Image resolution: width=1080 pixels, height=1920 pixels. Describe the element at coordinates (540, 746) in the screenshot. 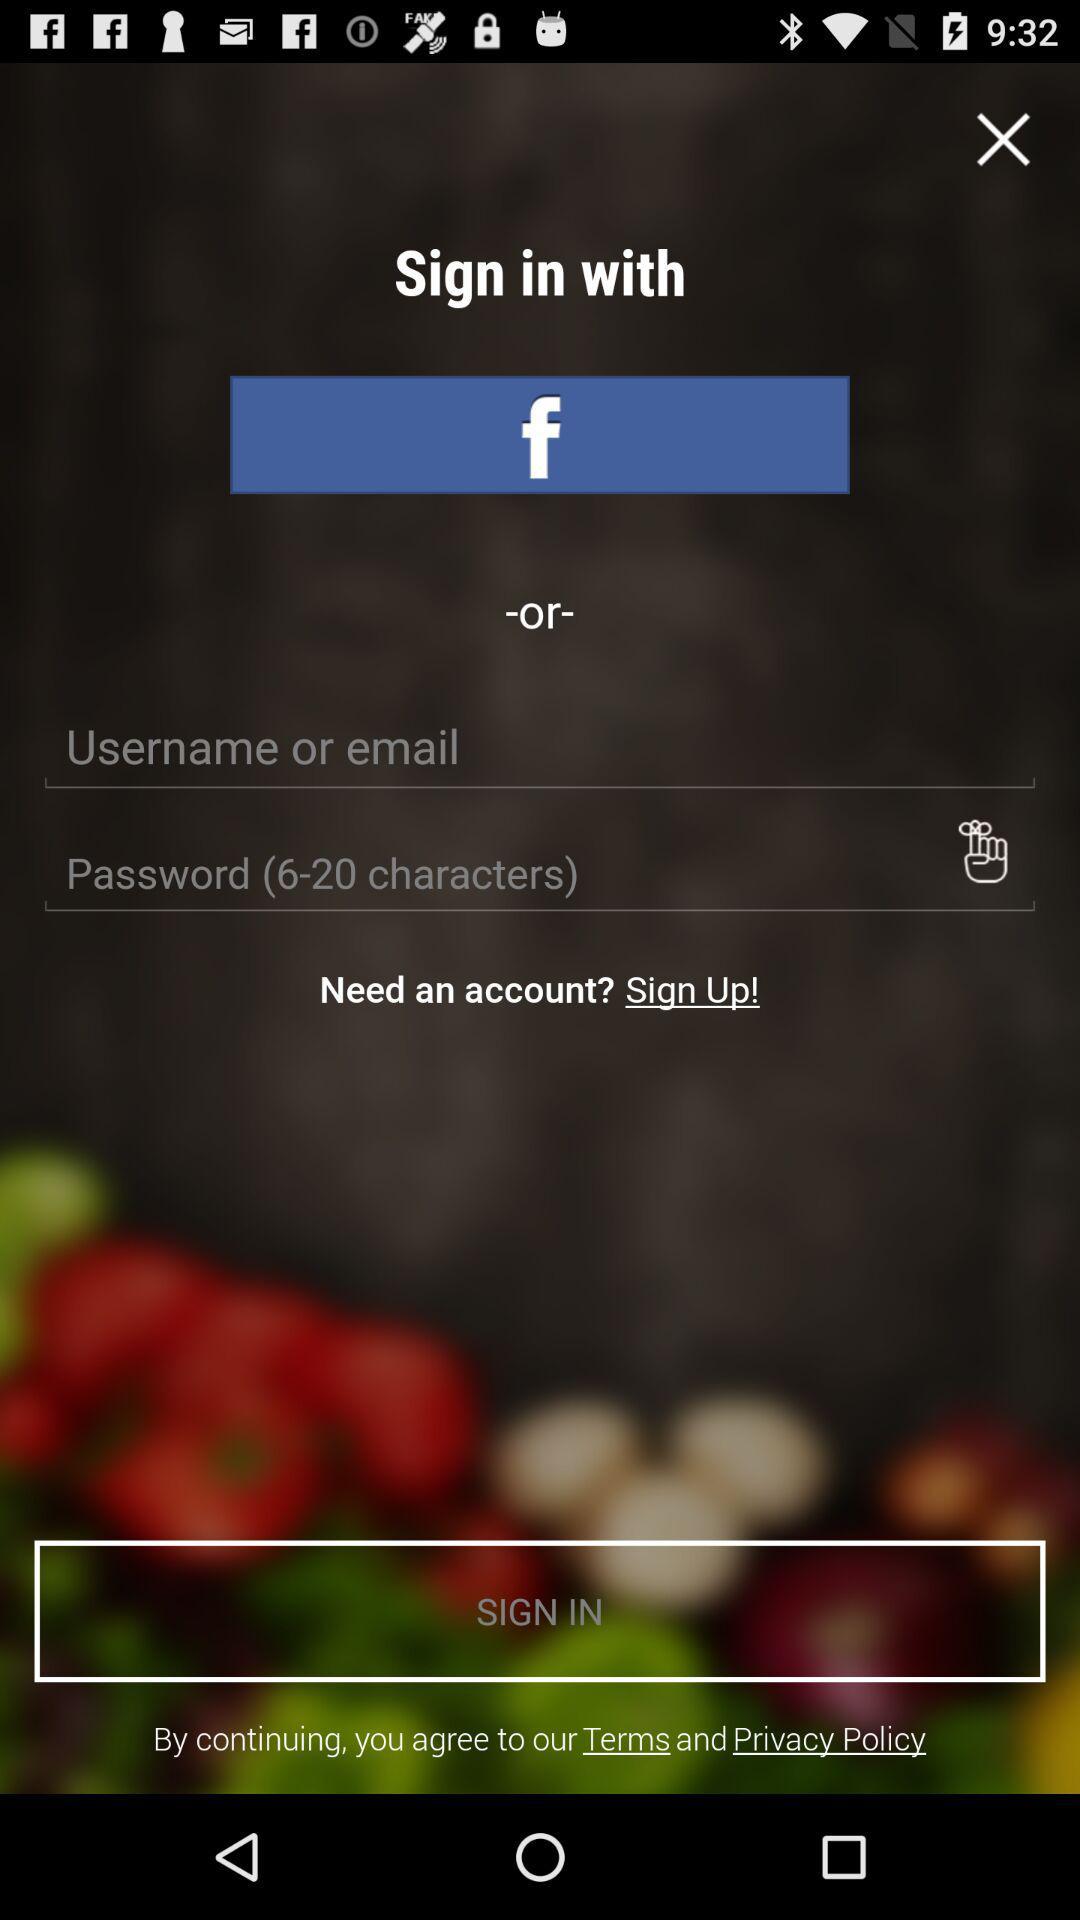

I see `usename` at that location.